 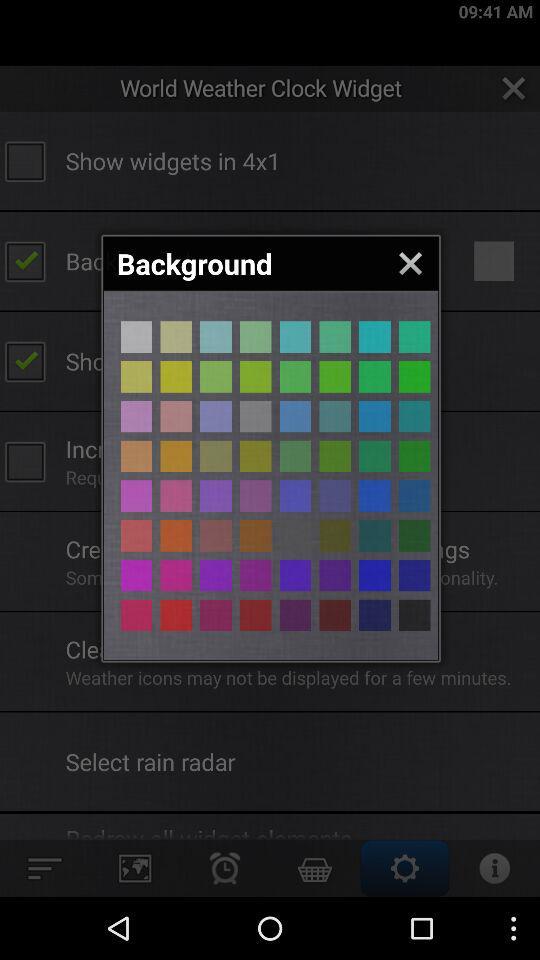 What do you see at coordinates (135, 375) in the screenshot?
I see `change background color to yellow` at bounding box center [135, 375].